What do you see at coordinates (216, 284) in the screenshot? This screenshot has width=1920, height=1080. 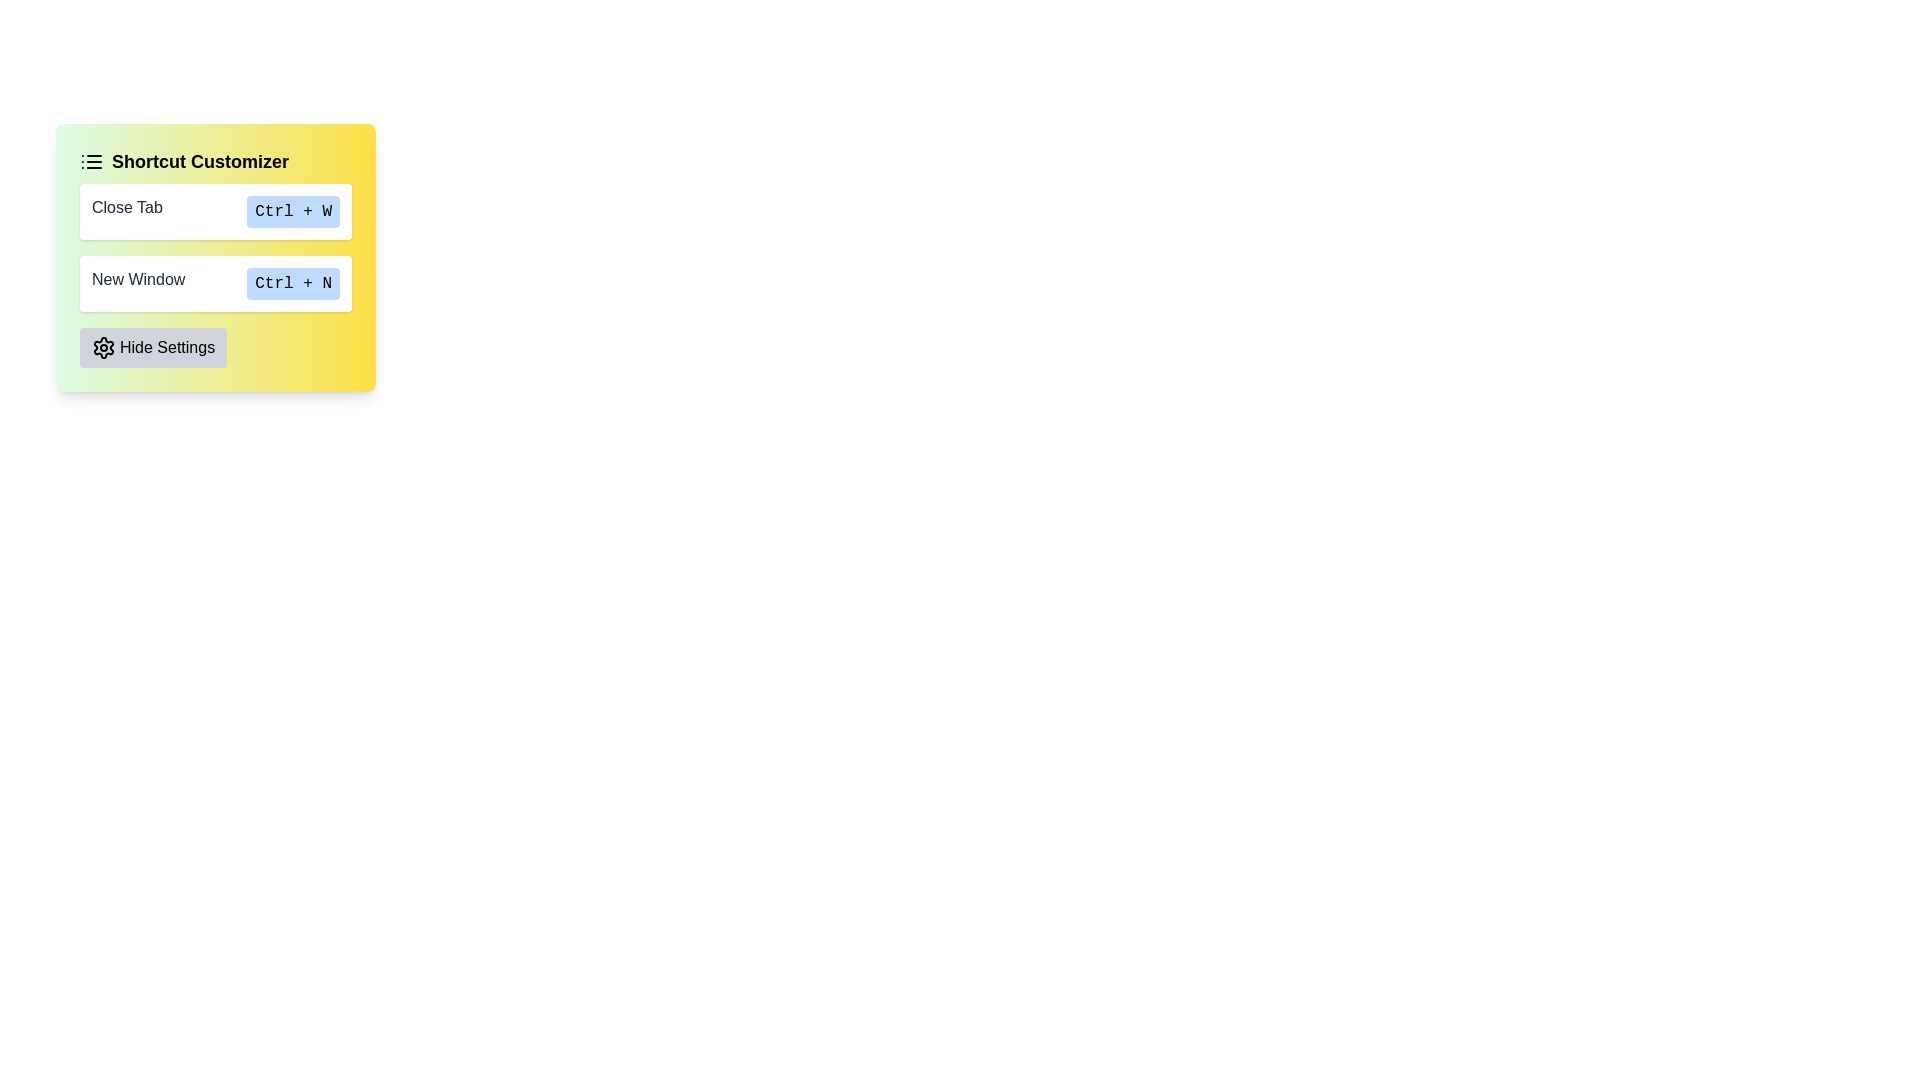 I see `the 'New Window' shortcut display element, which shows 'New Window' and 'Ctrl + N' on a pale blue background, positioned in the second slot of the shortcut buttons list` at bounding box center [216, 284].